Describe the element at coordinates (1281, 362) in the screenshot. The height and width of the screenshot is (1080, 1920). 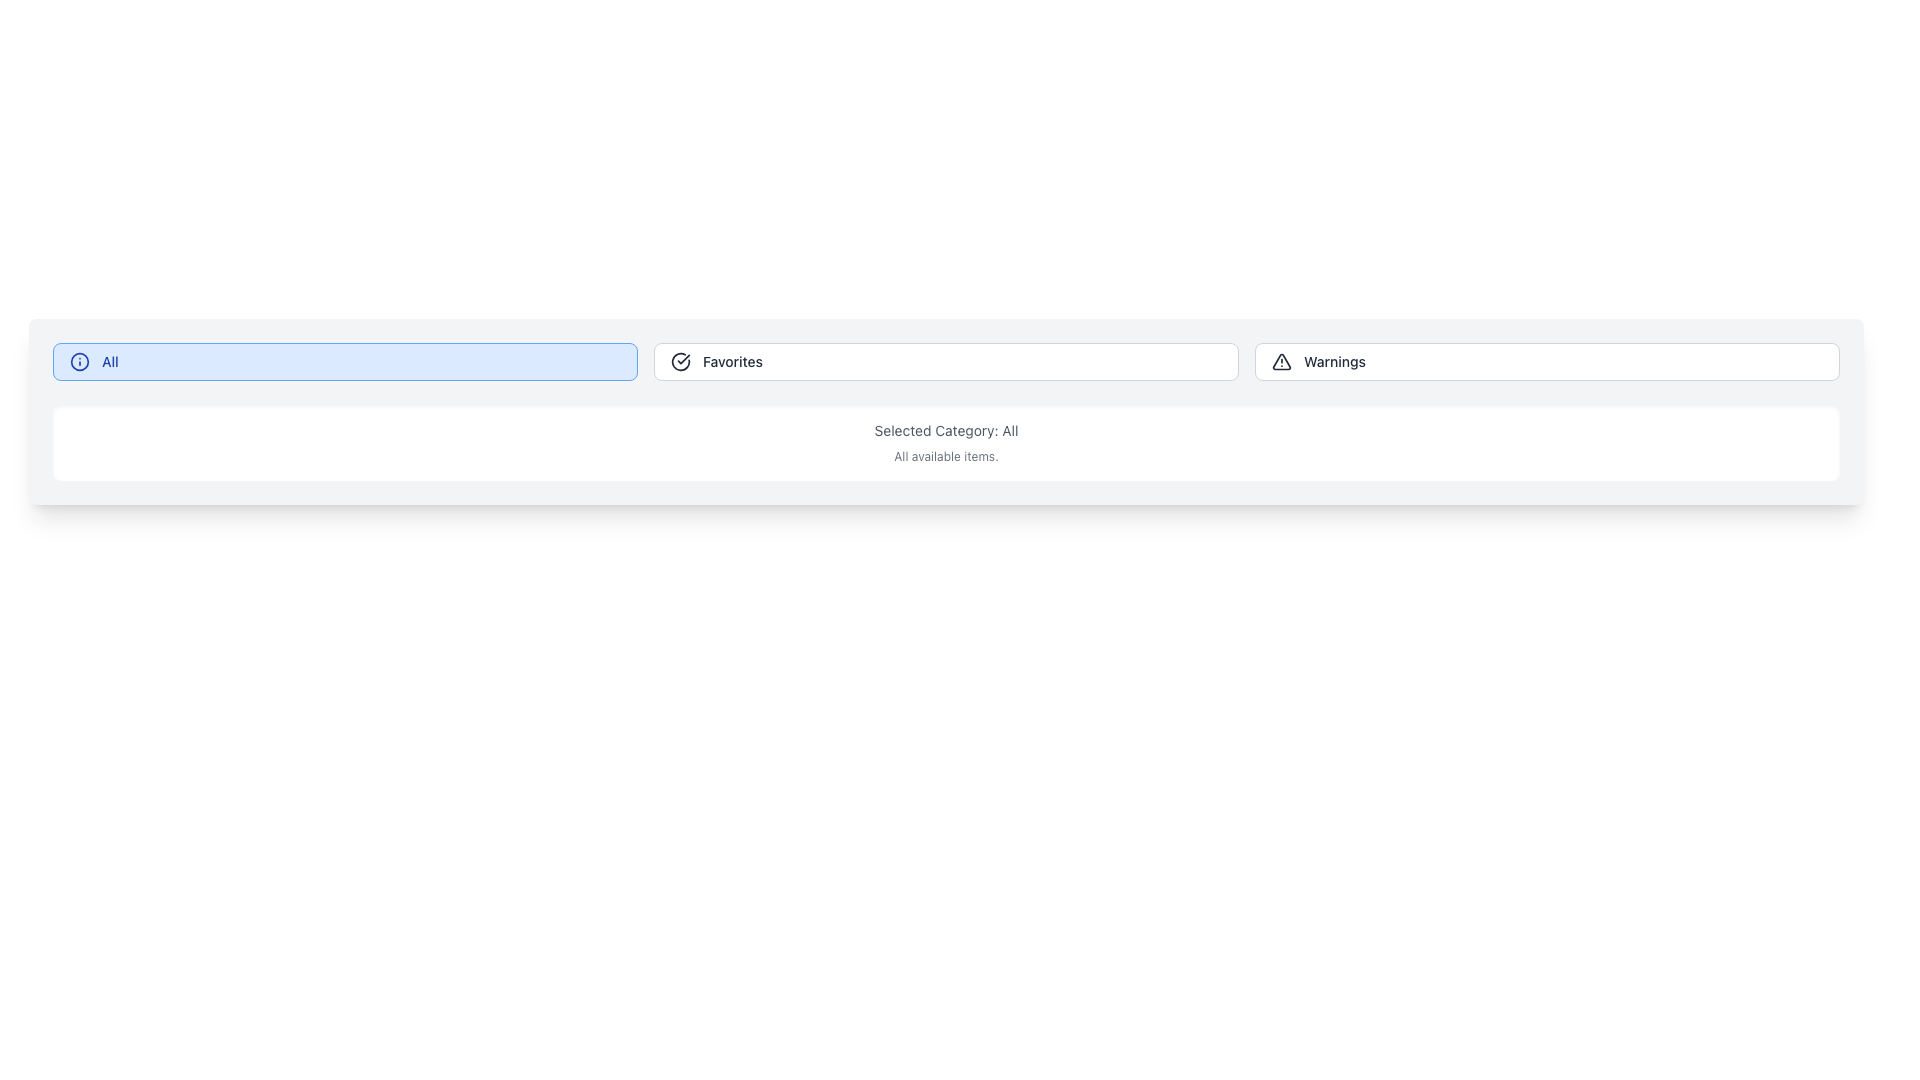
I see `the warning icon located within the 'Warnings' button, which is positioned to the left of the text label` at that location.